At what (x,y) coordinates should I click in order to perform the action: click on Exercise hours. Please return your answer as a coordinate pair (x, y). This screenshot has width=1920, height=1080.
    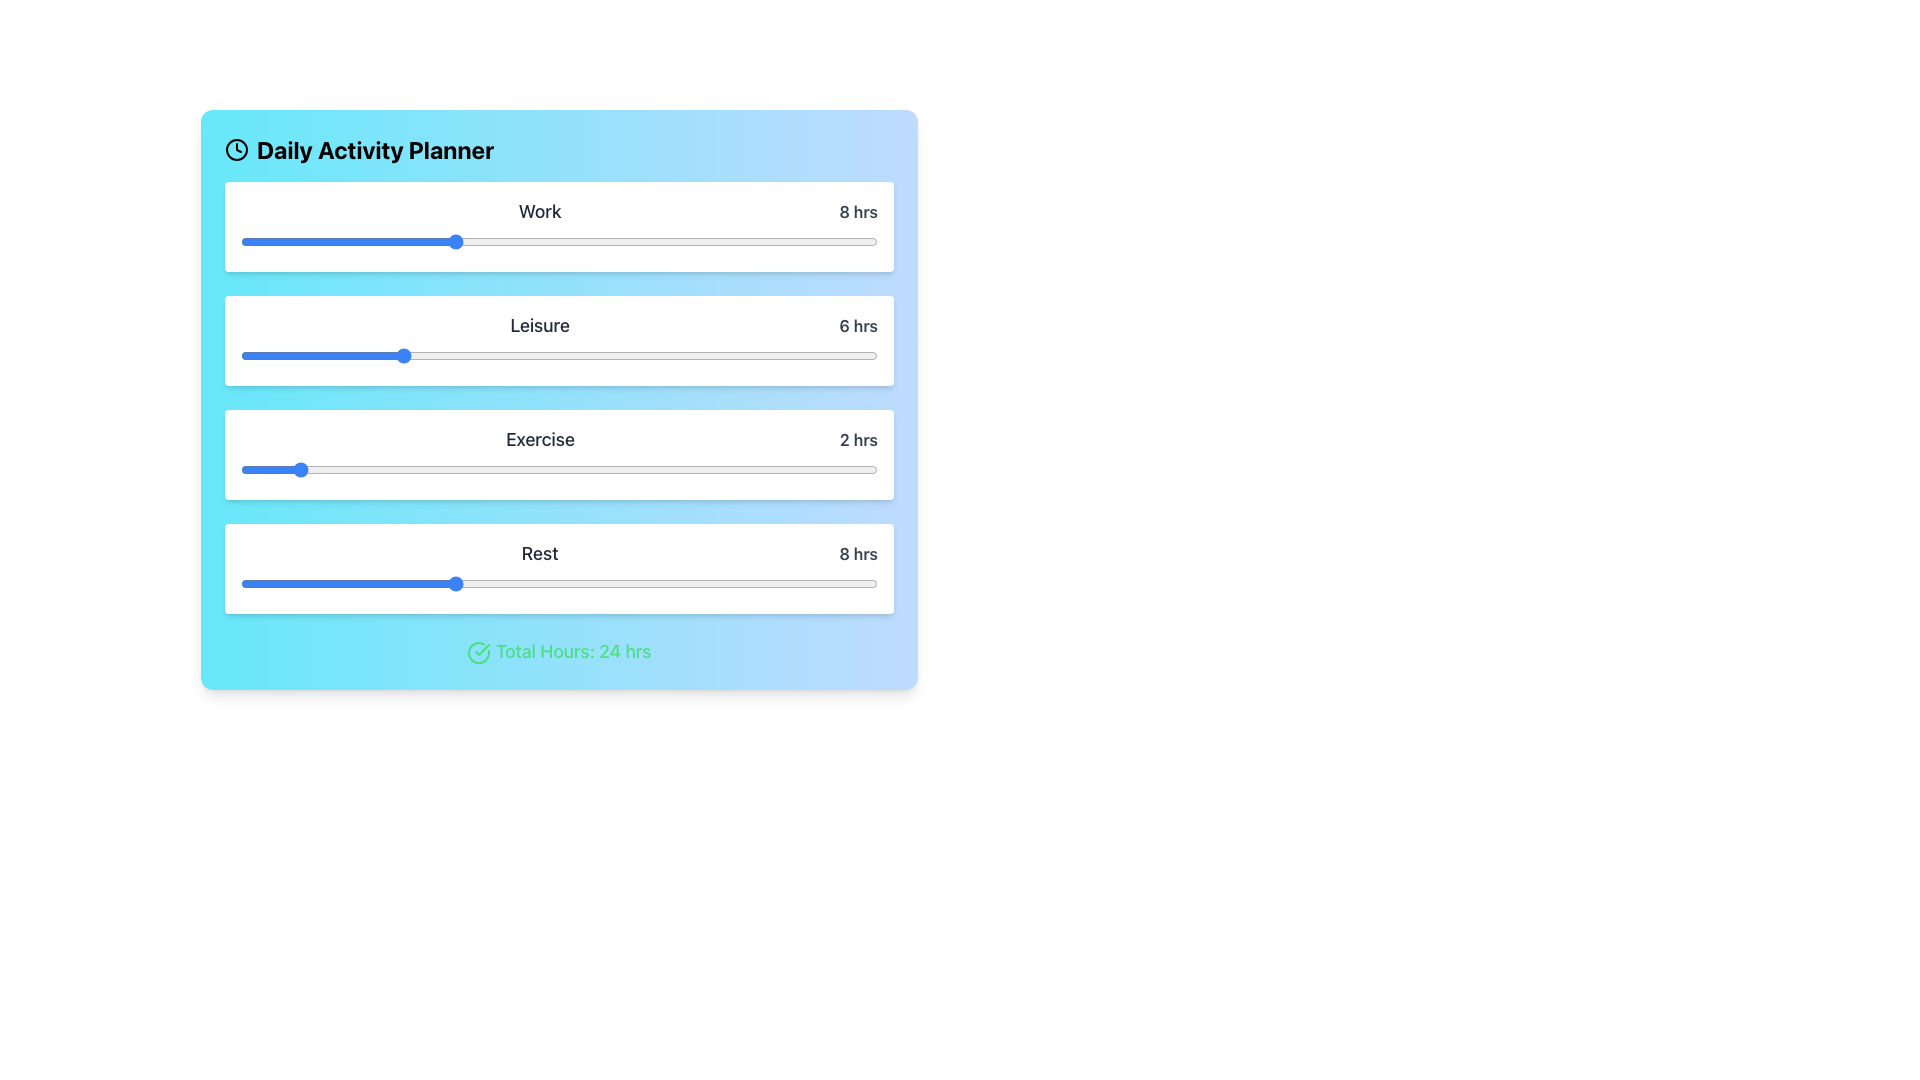
    Looking at the image, I should click on (692, 470).